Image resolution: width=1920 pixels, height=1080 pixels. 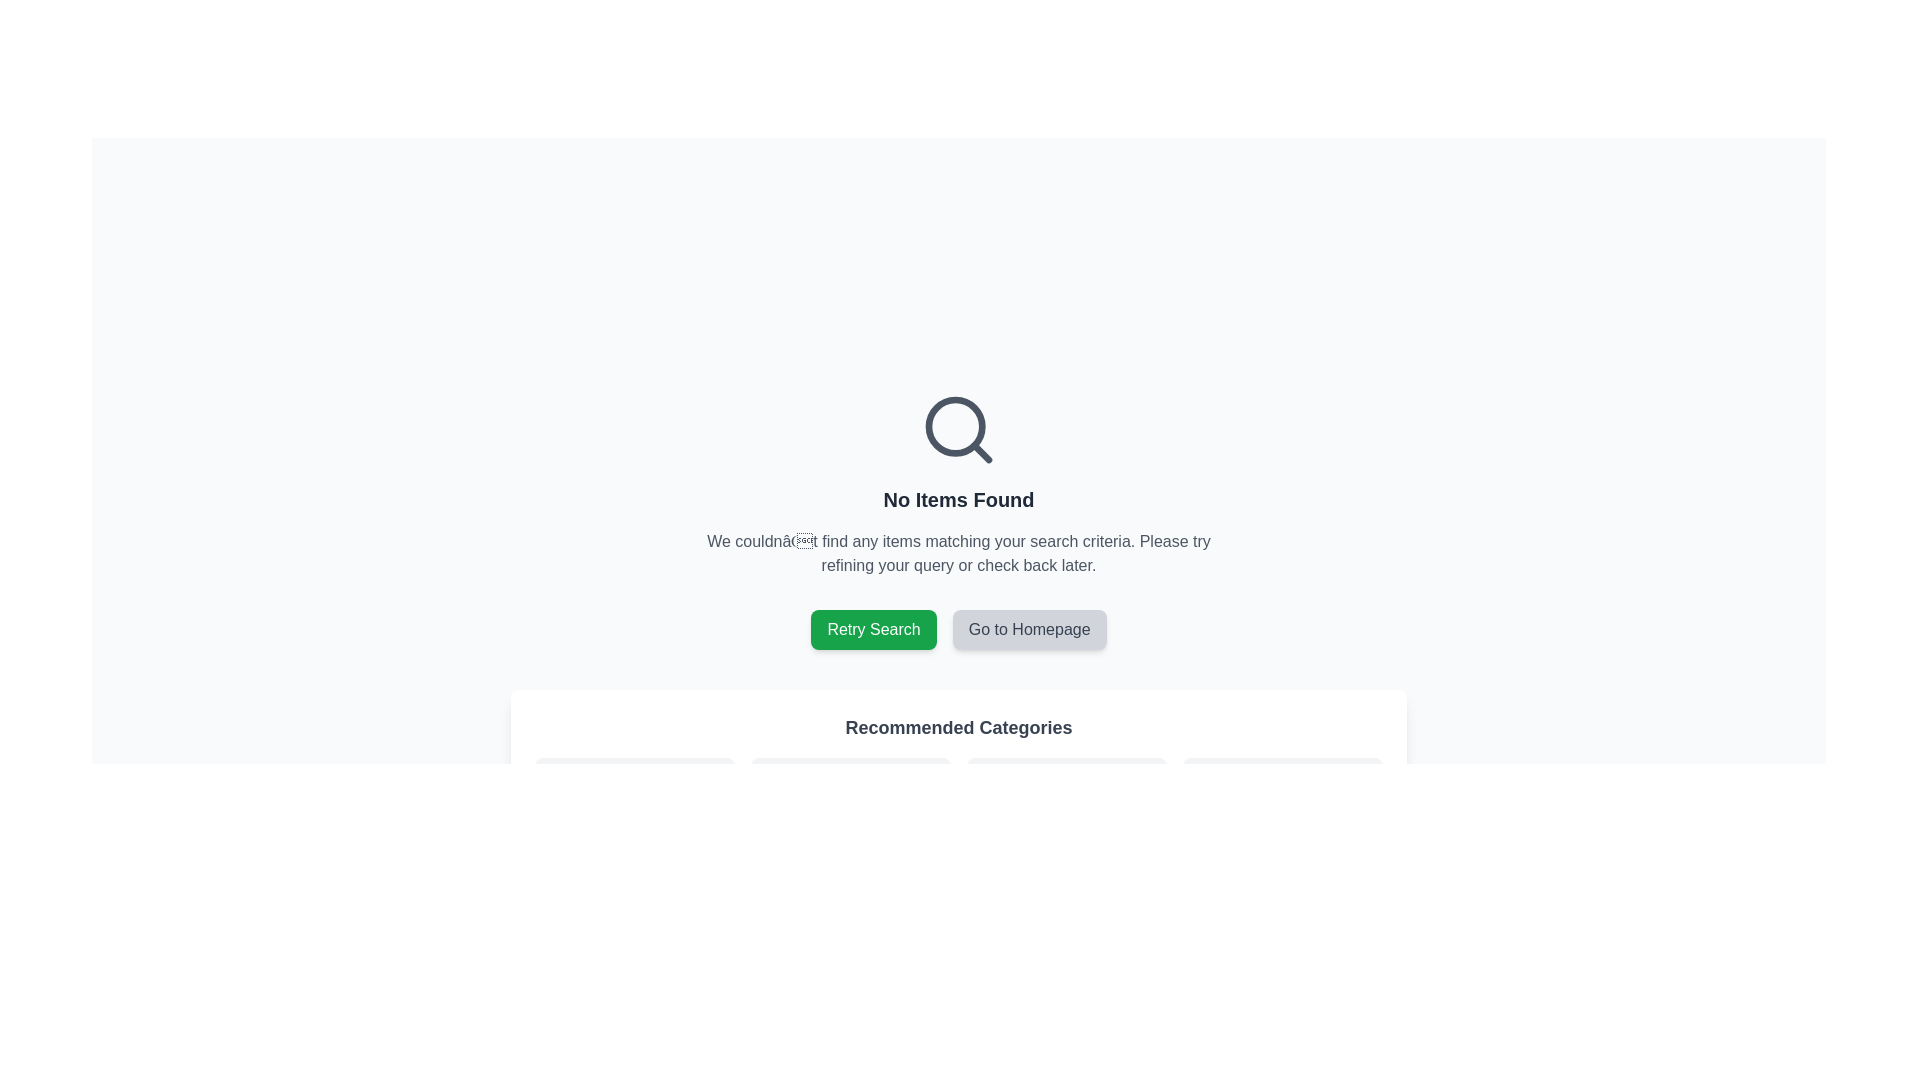 What do you see at coordinates (981, 452) in the screenshot?
I see `the decorative SVG component that represents the bottom-right part of the magnifying glass icon within the 'No Items Found' message` at bounding box center [981, 452].